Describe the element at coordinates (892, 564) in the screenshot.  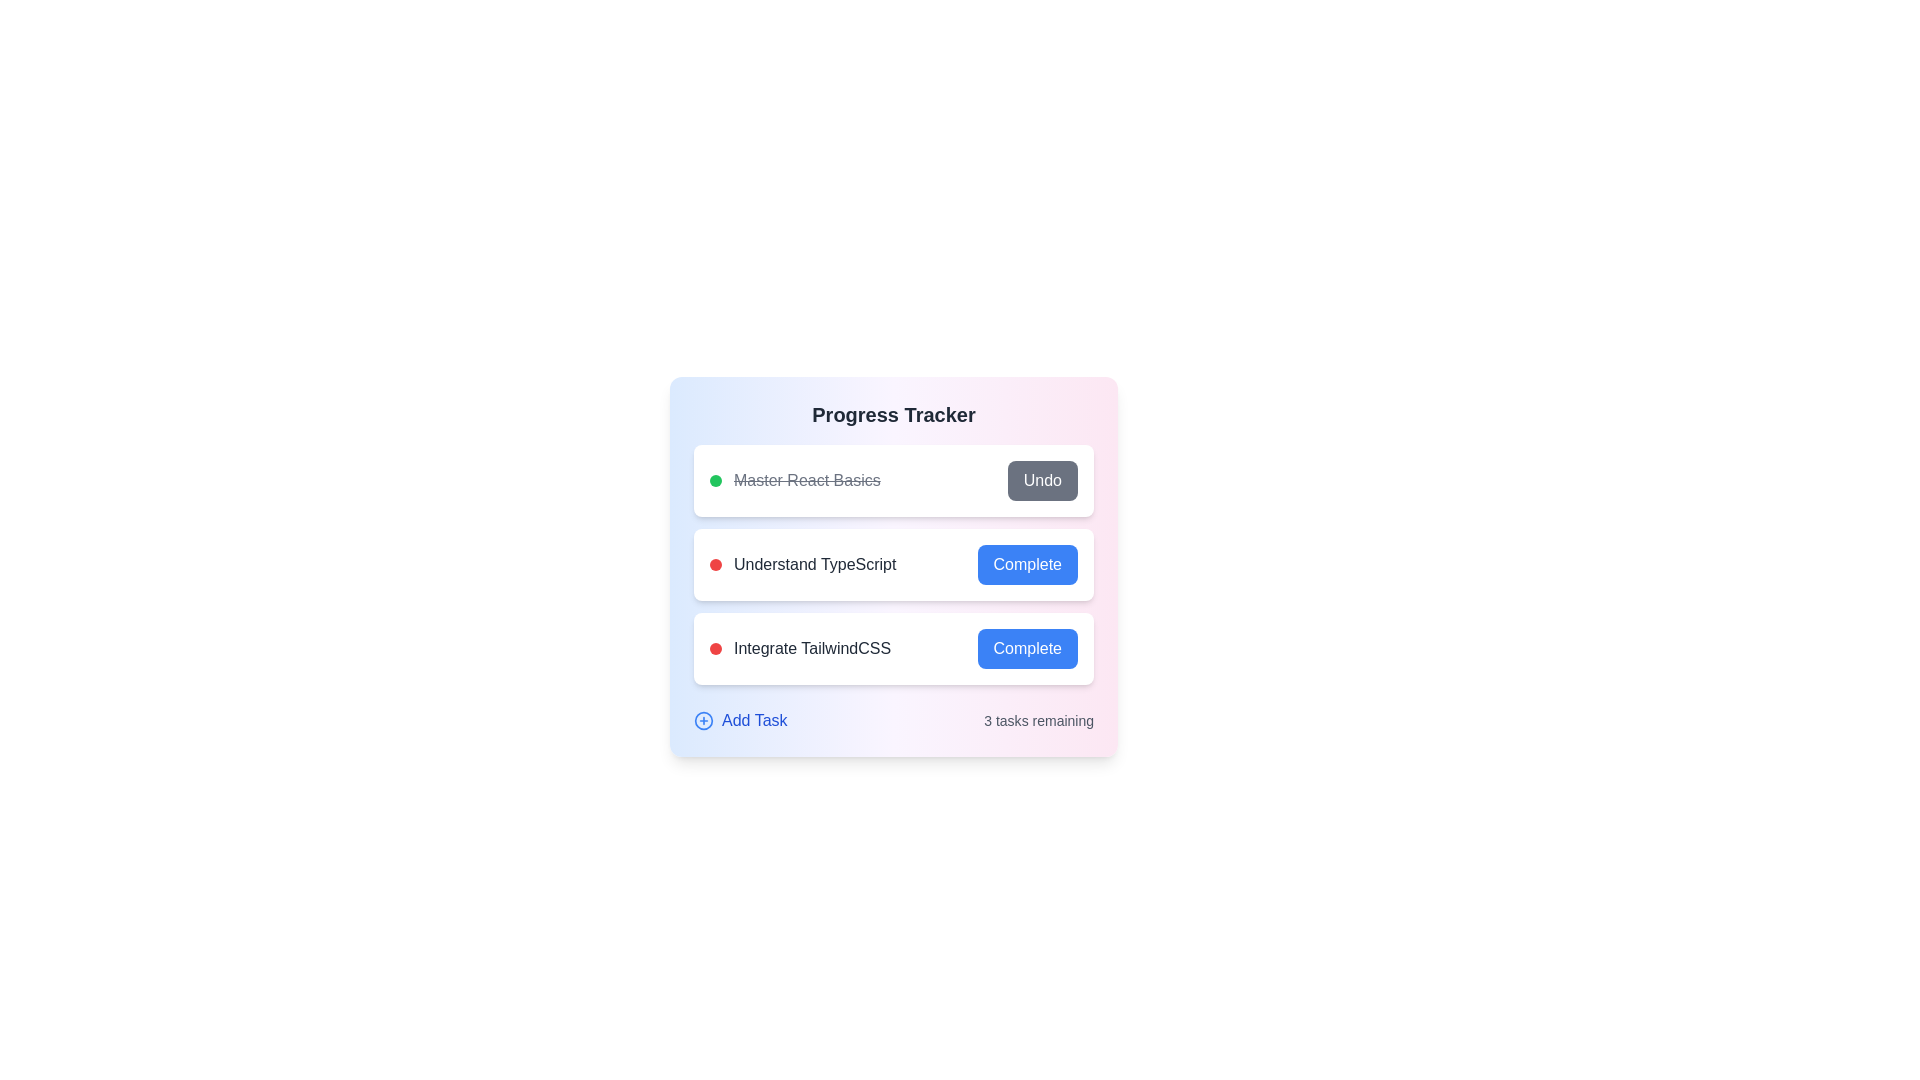
I see `a task card in the progress tracker component` at that location.